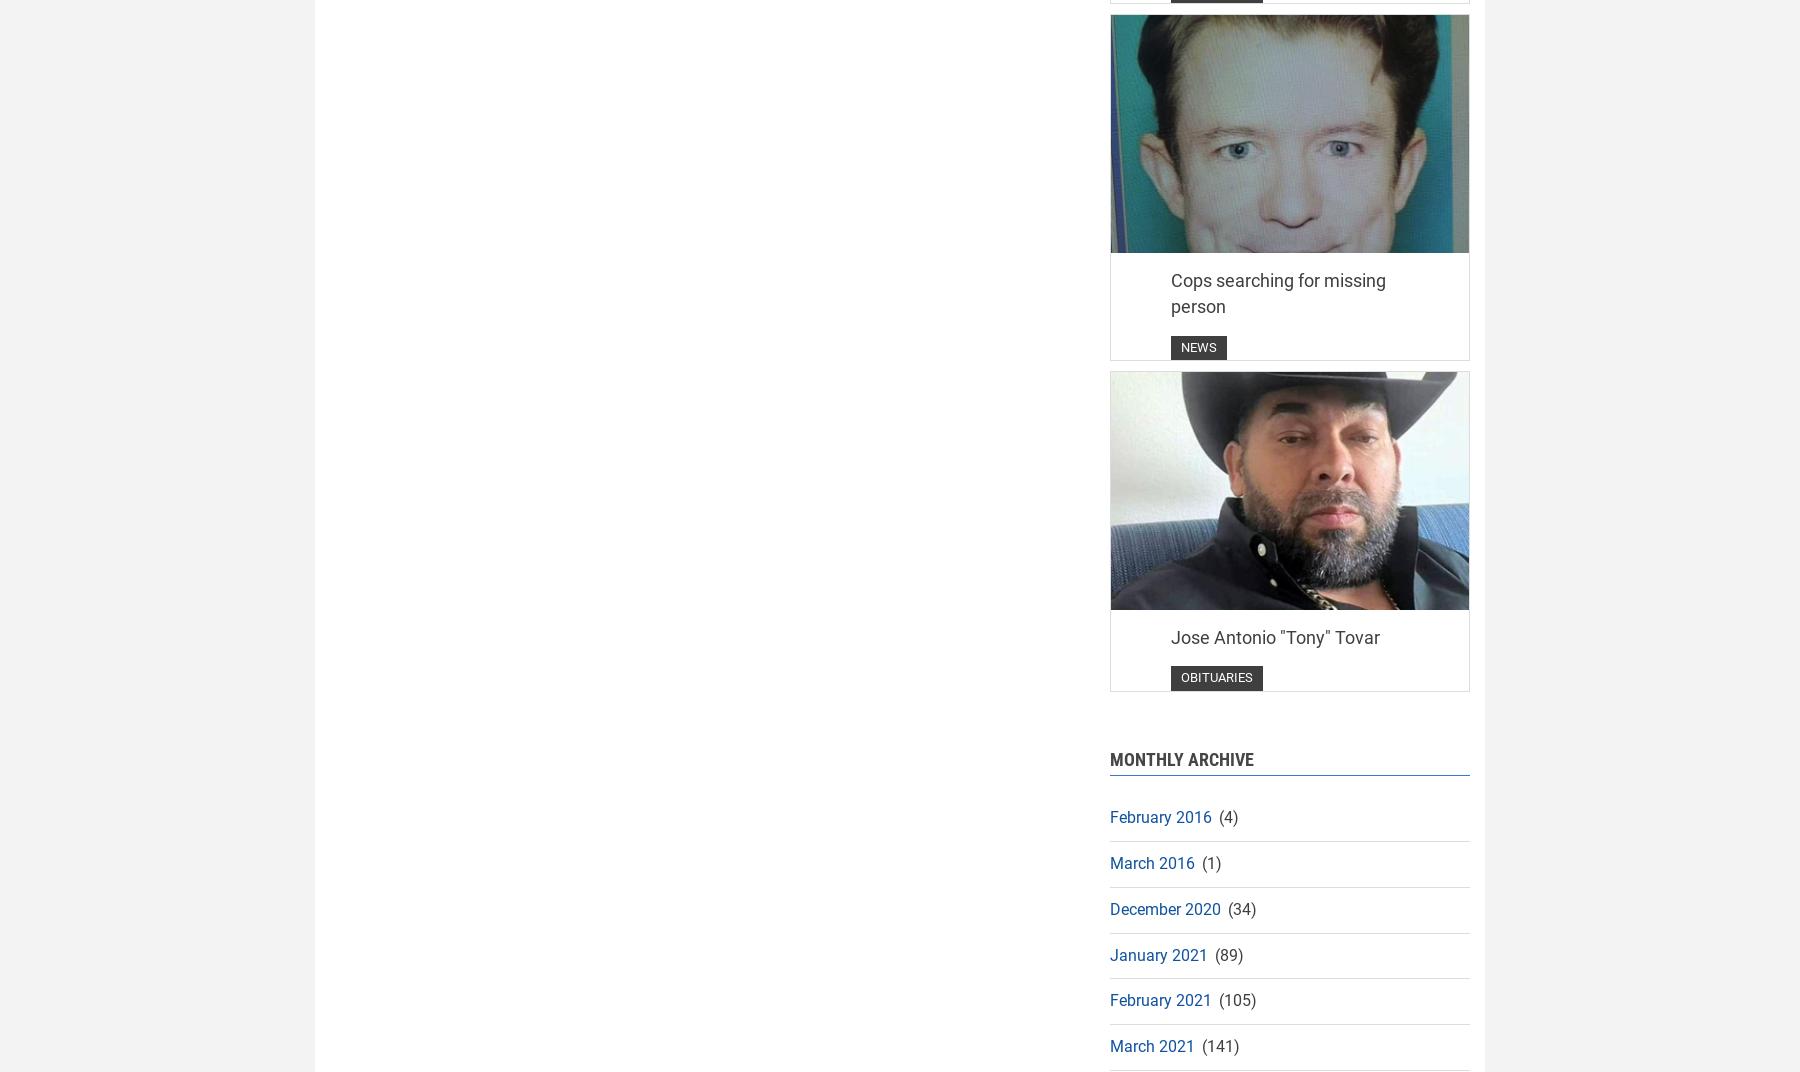 Image resolution: width=1800 pixels, height=1072 pixels. I want to click on 'January 2021', so click(1158, 953).